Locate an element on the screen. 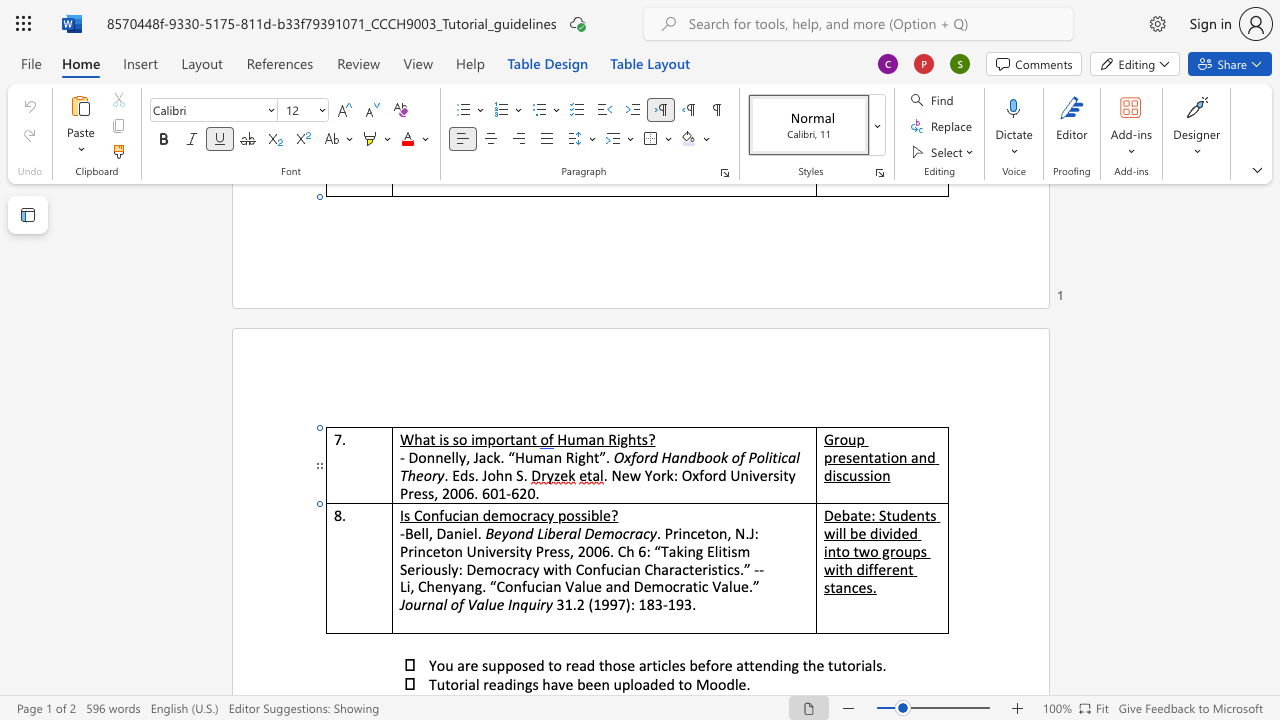 This screenshot has height=720, width=1280. the space between the continuous character "S" and "." in the text is located at coordinates (522, 475).